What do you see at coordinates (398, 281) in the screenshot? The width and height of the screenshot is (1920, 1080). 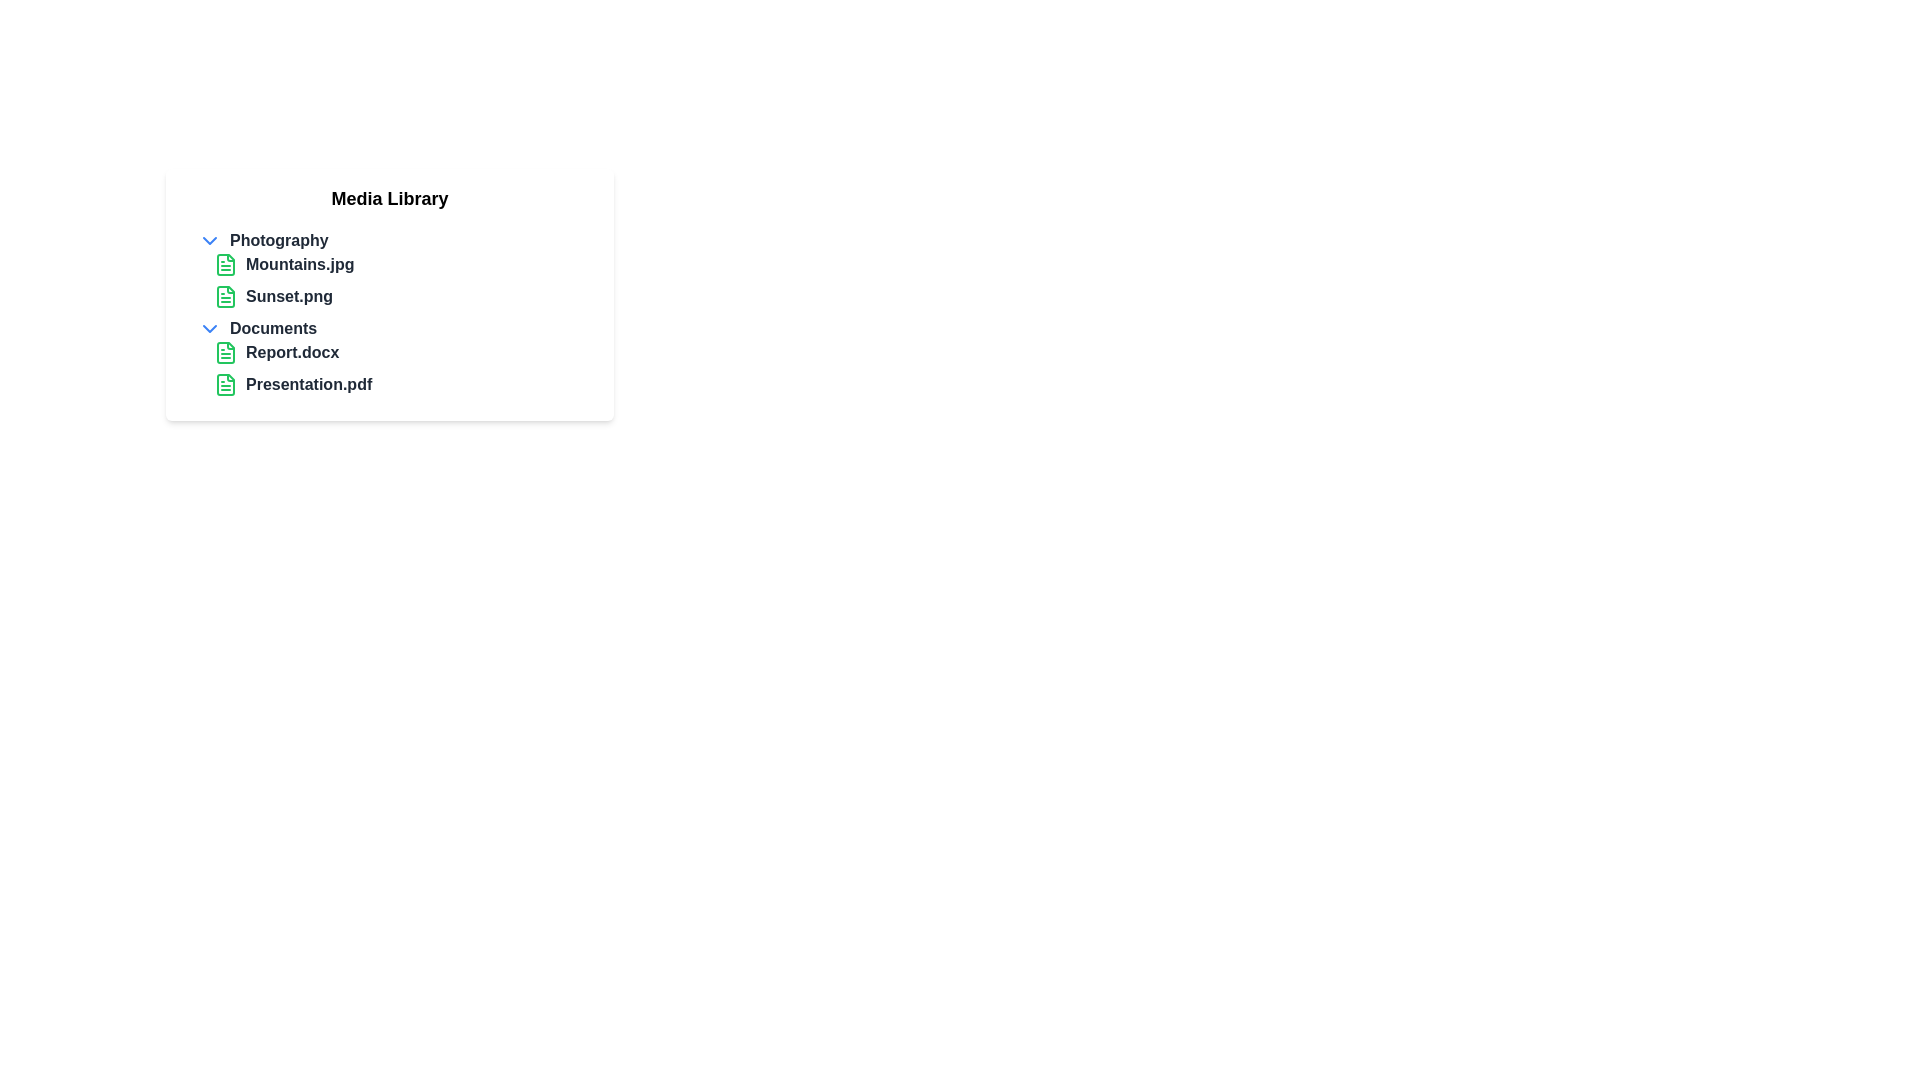 I see `the file entry 'Sunset.png' from the Photography section of the Media Library` at bounding box center [398, 281].